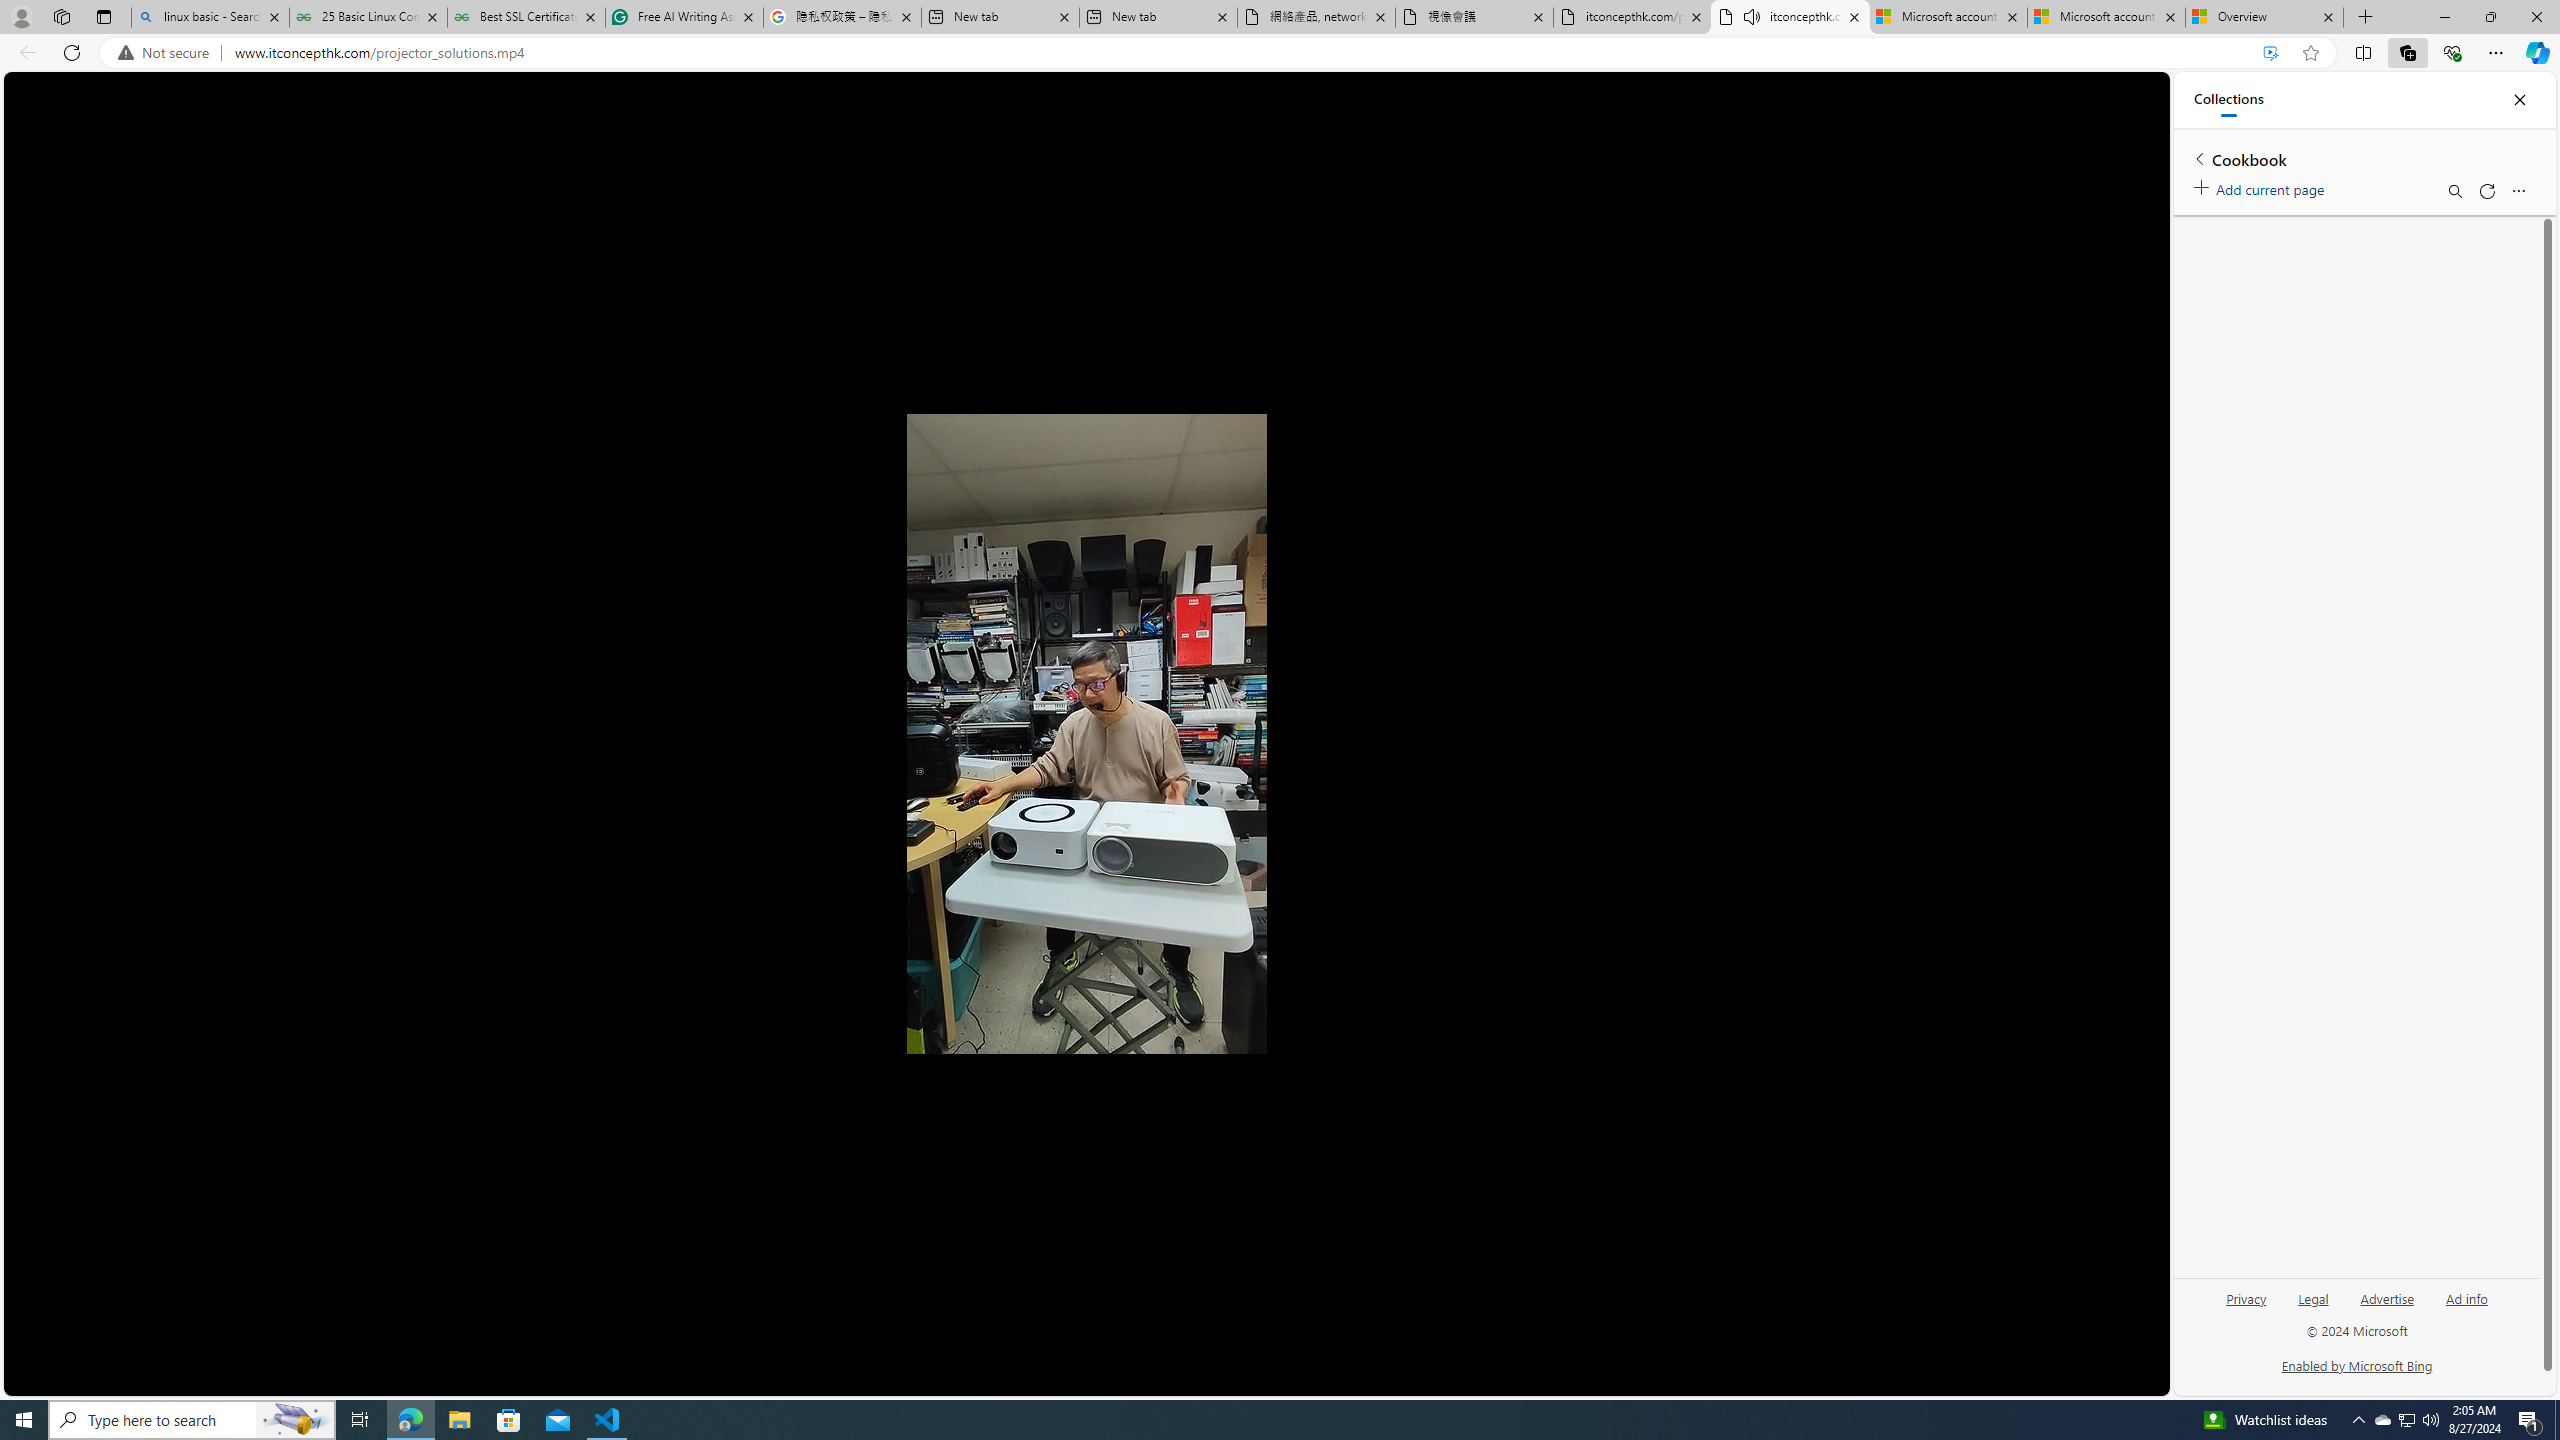 The height and width of the screenshot is (1440, 2560). What do you see at coordinates (2519, 191) in the screenshot?
I see `'More options menu'` at bounding box center [2519, 191].